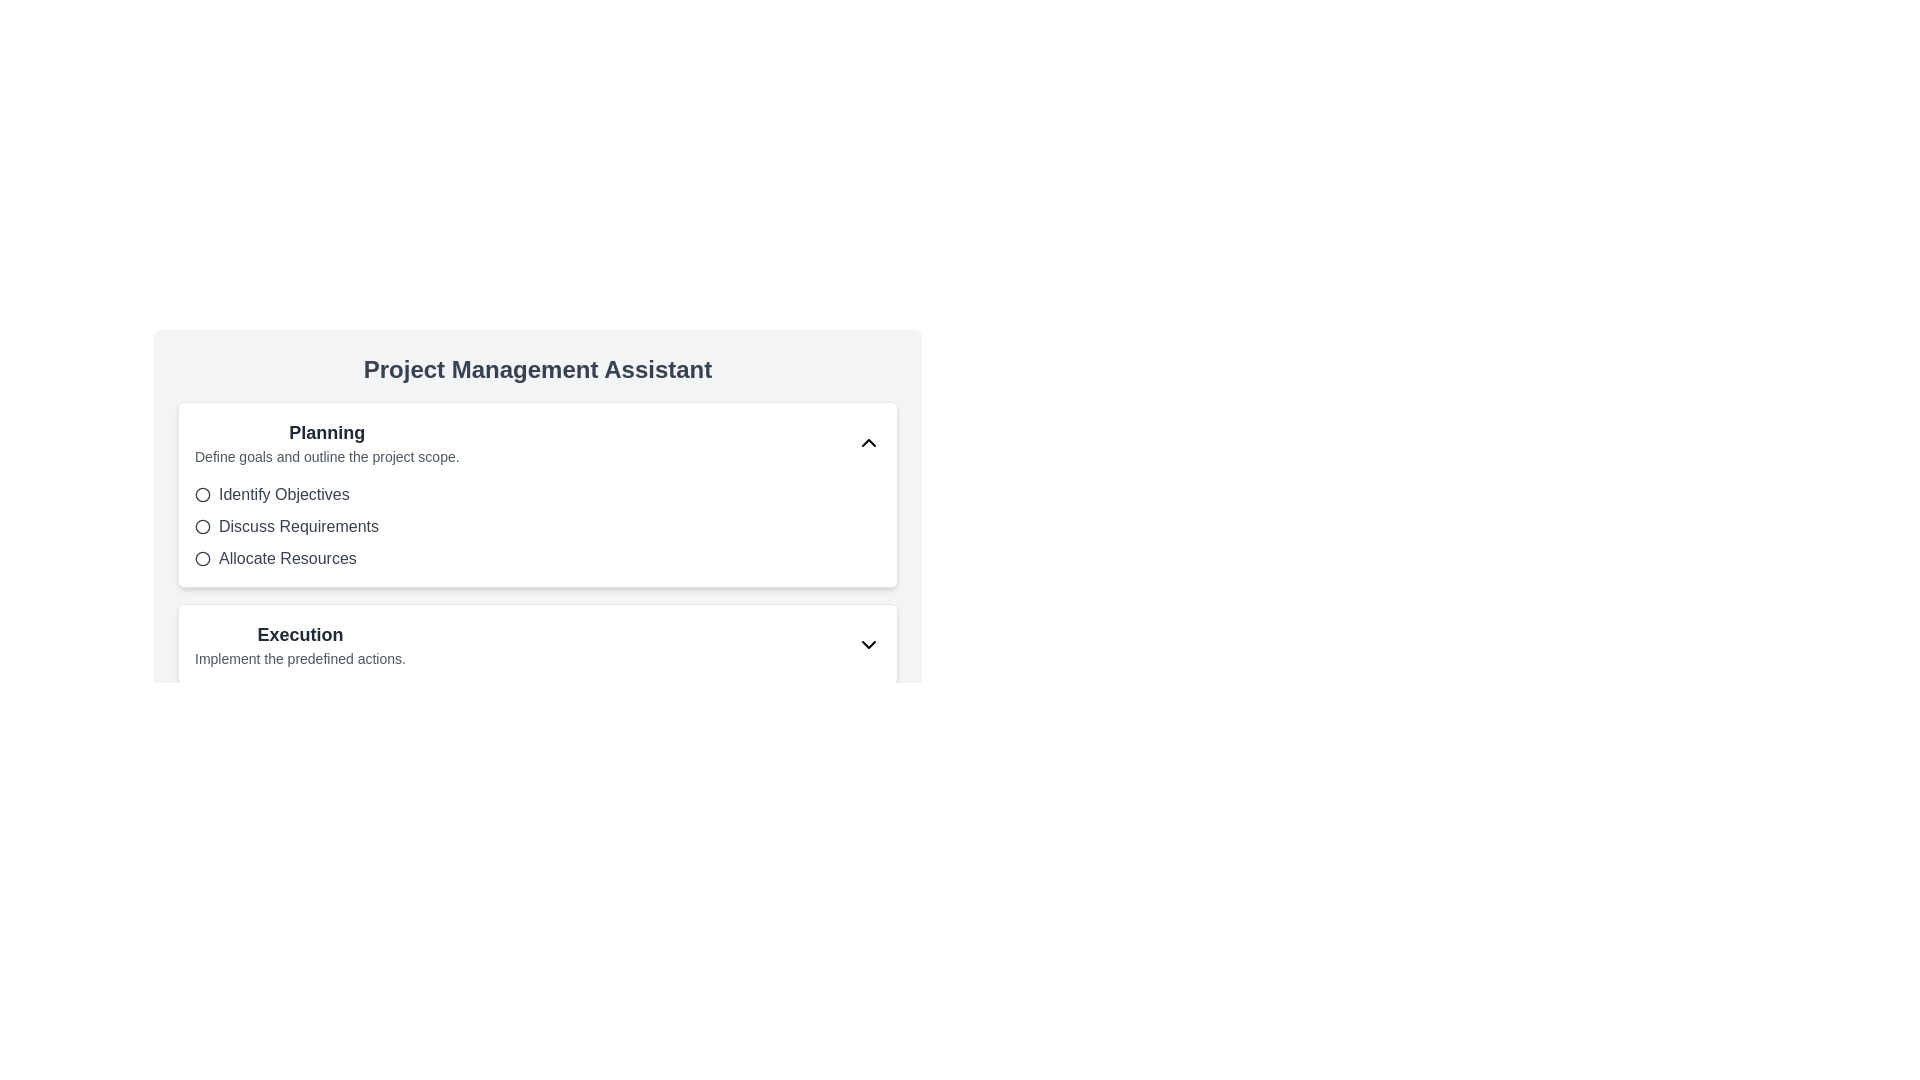  What do you see at coordinates (327, 442) in the screenshot?
I see `the Text Block titled 'Planning' which includes a bold header and a smaller description text, located in the middle section of a vertical list` at bounding box center [327, 442].